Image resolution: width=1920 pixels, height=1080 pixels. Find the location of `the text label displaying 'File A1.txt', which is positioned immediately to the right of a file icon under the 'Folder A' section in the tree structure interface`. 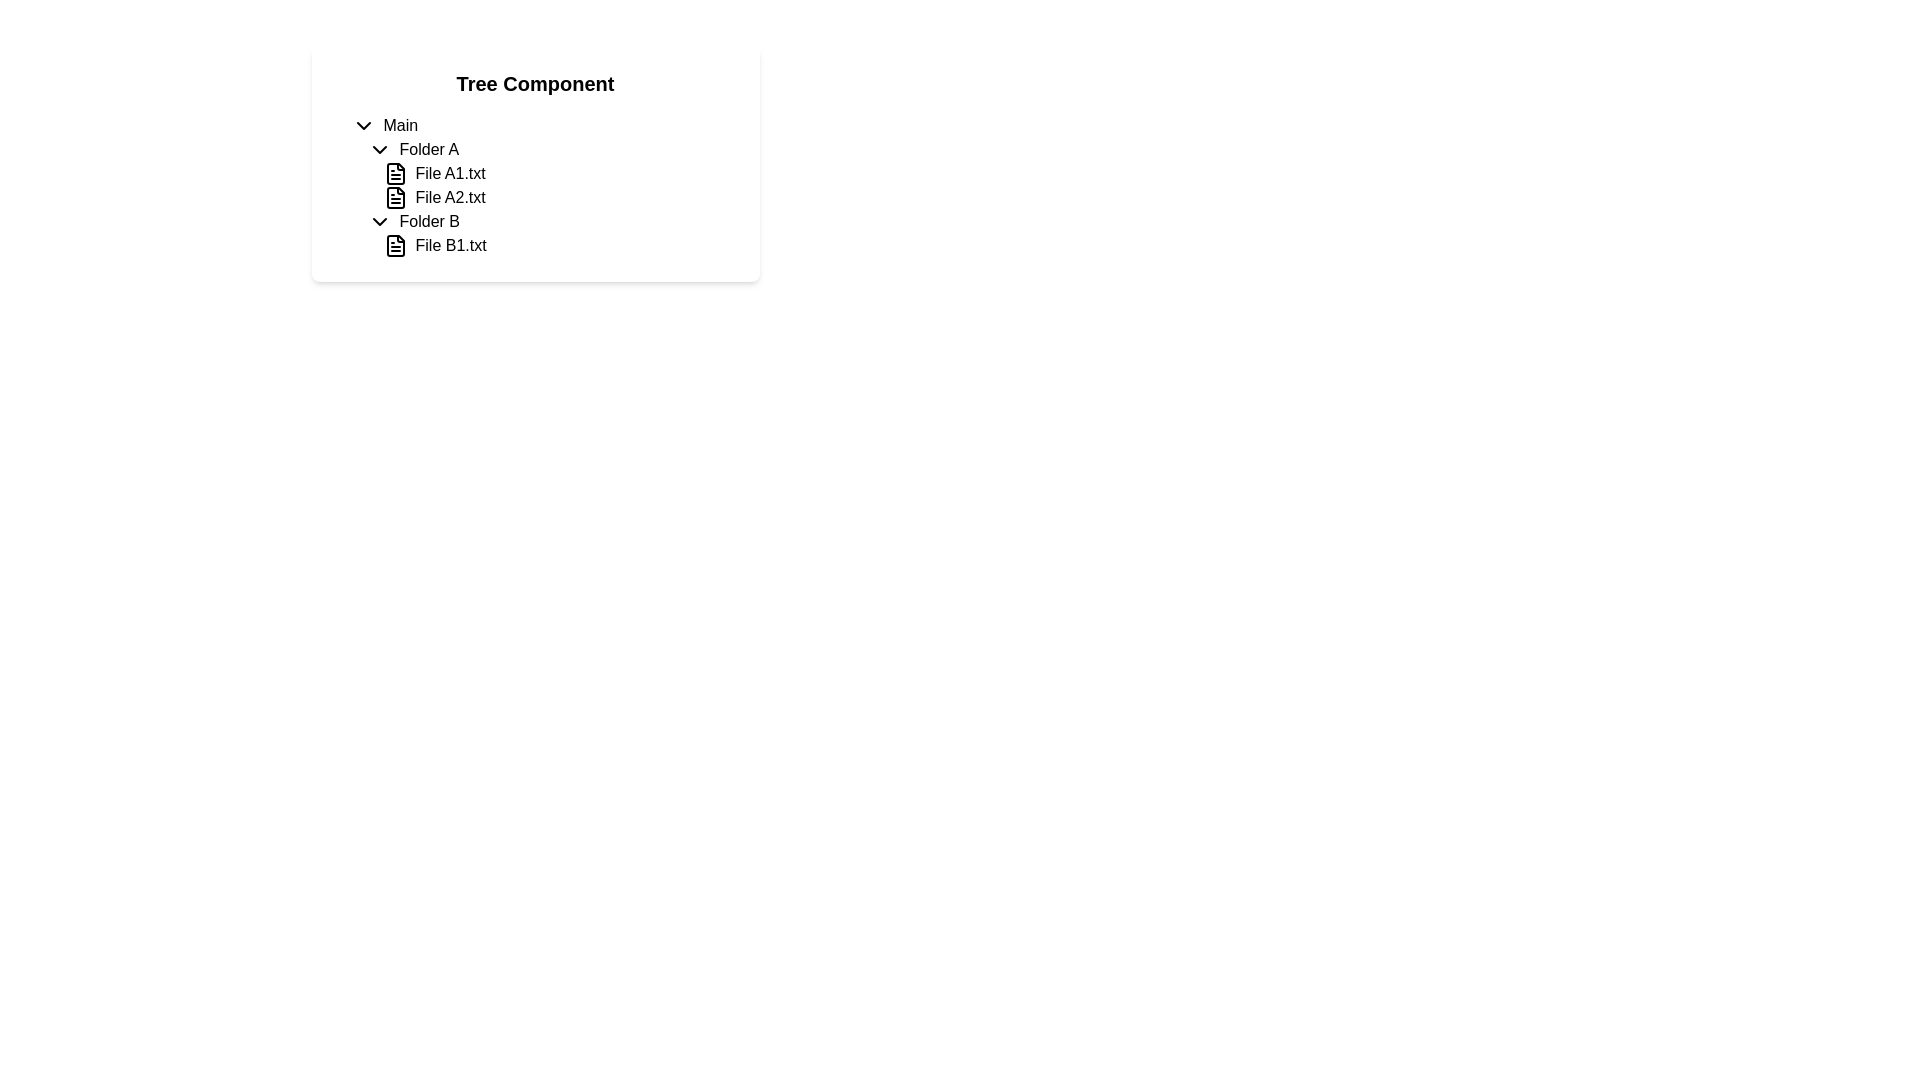

the text label displaying 'File A1.txt', which is positioned immediately to the right of a file icon under the 'Folder A' section in the tree structure interface is located at coordinates (449, 172).